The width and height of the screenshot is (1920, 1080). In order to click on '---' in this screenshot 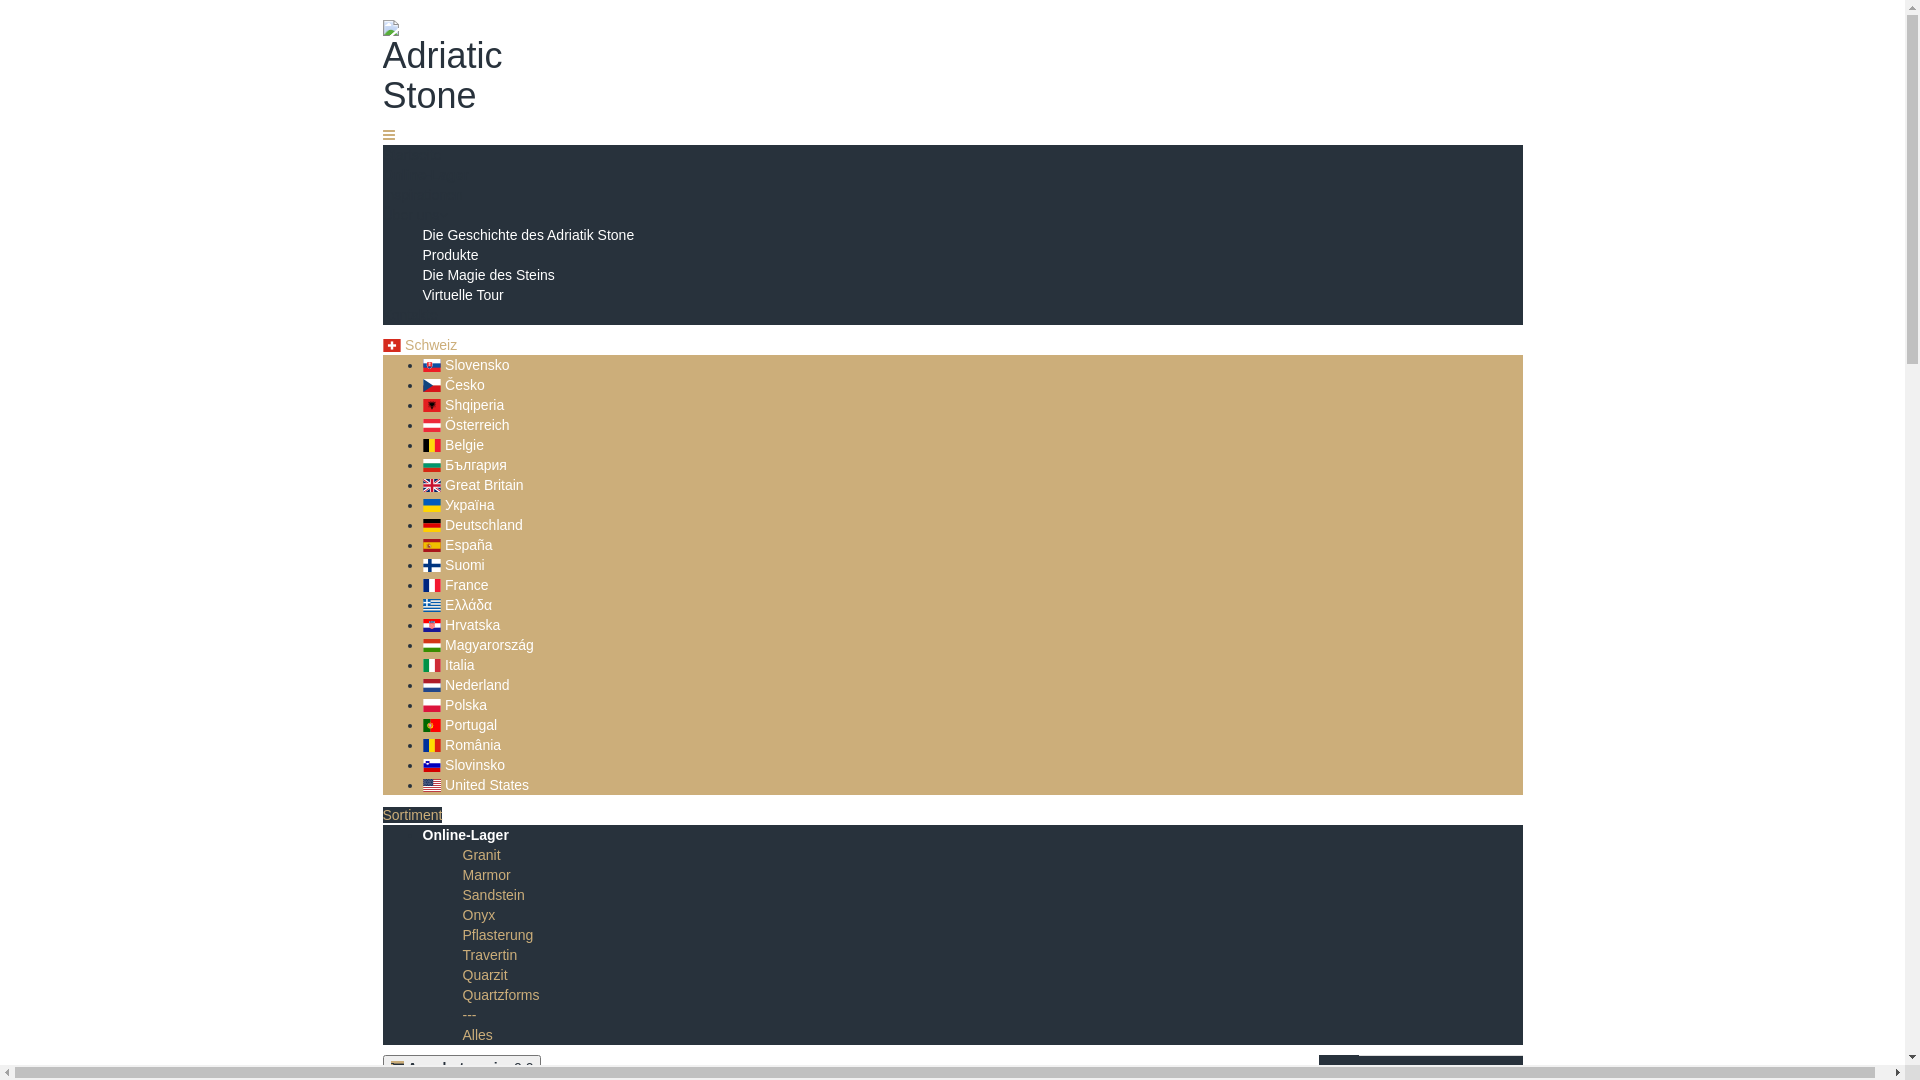, I will do `click(460, 1014)`.